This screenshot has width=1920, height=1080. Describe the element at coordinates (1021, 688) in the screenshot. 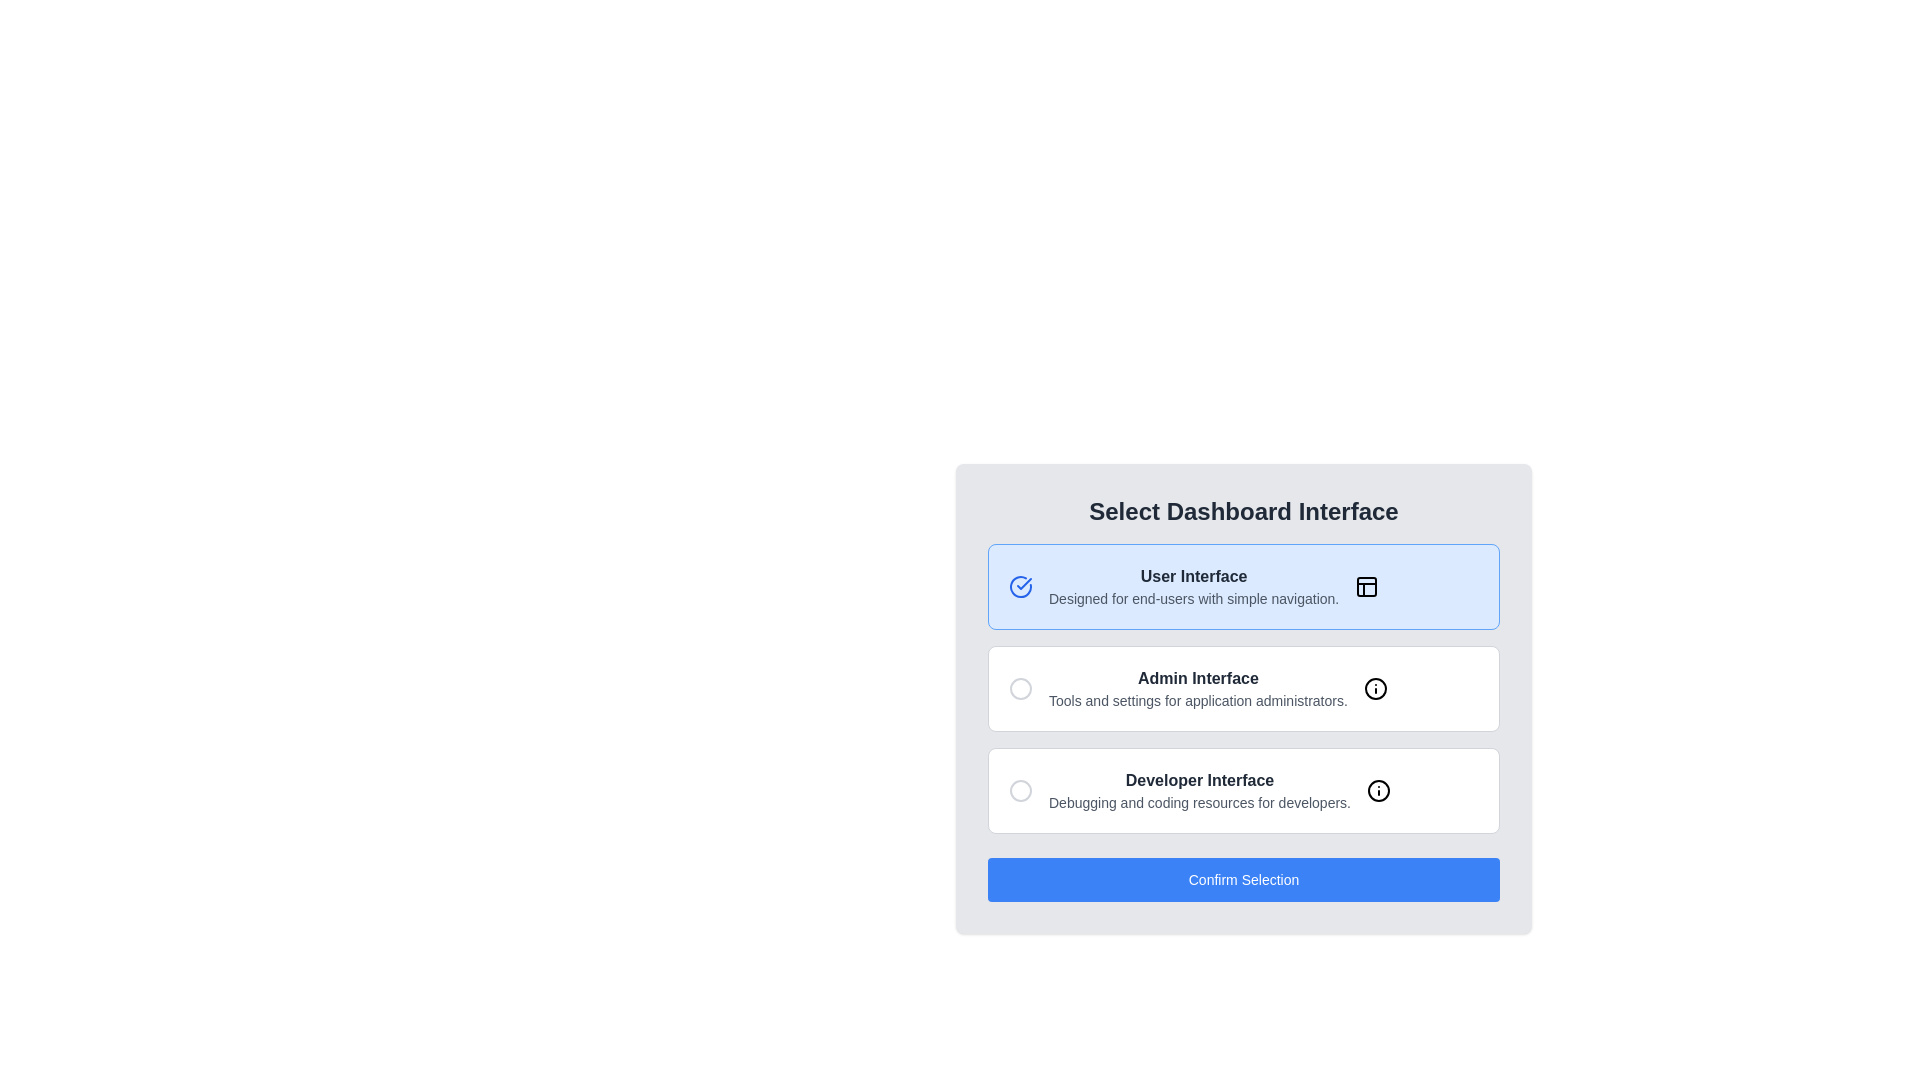

I see `the interactive graphical indicator resembling a radio button` at that location.